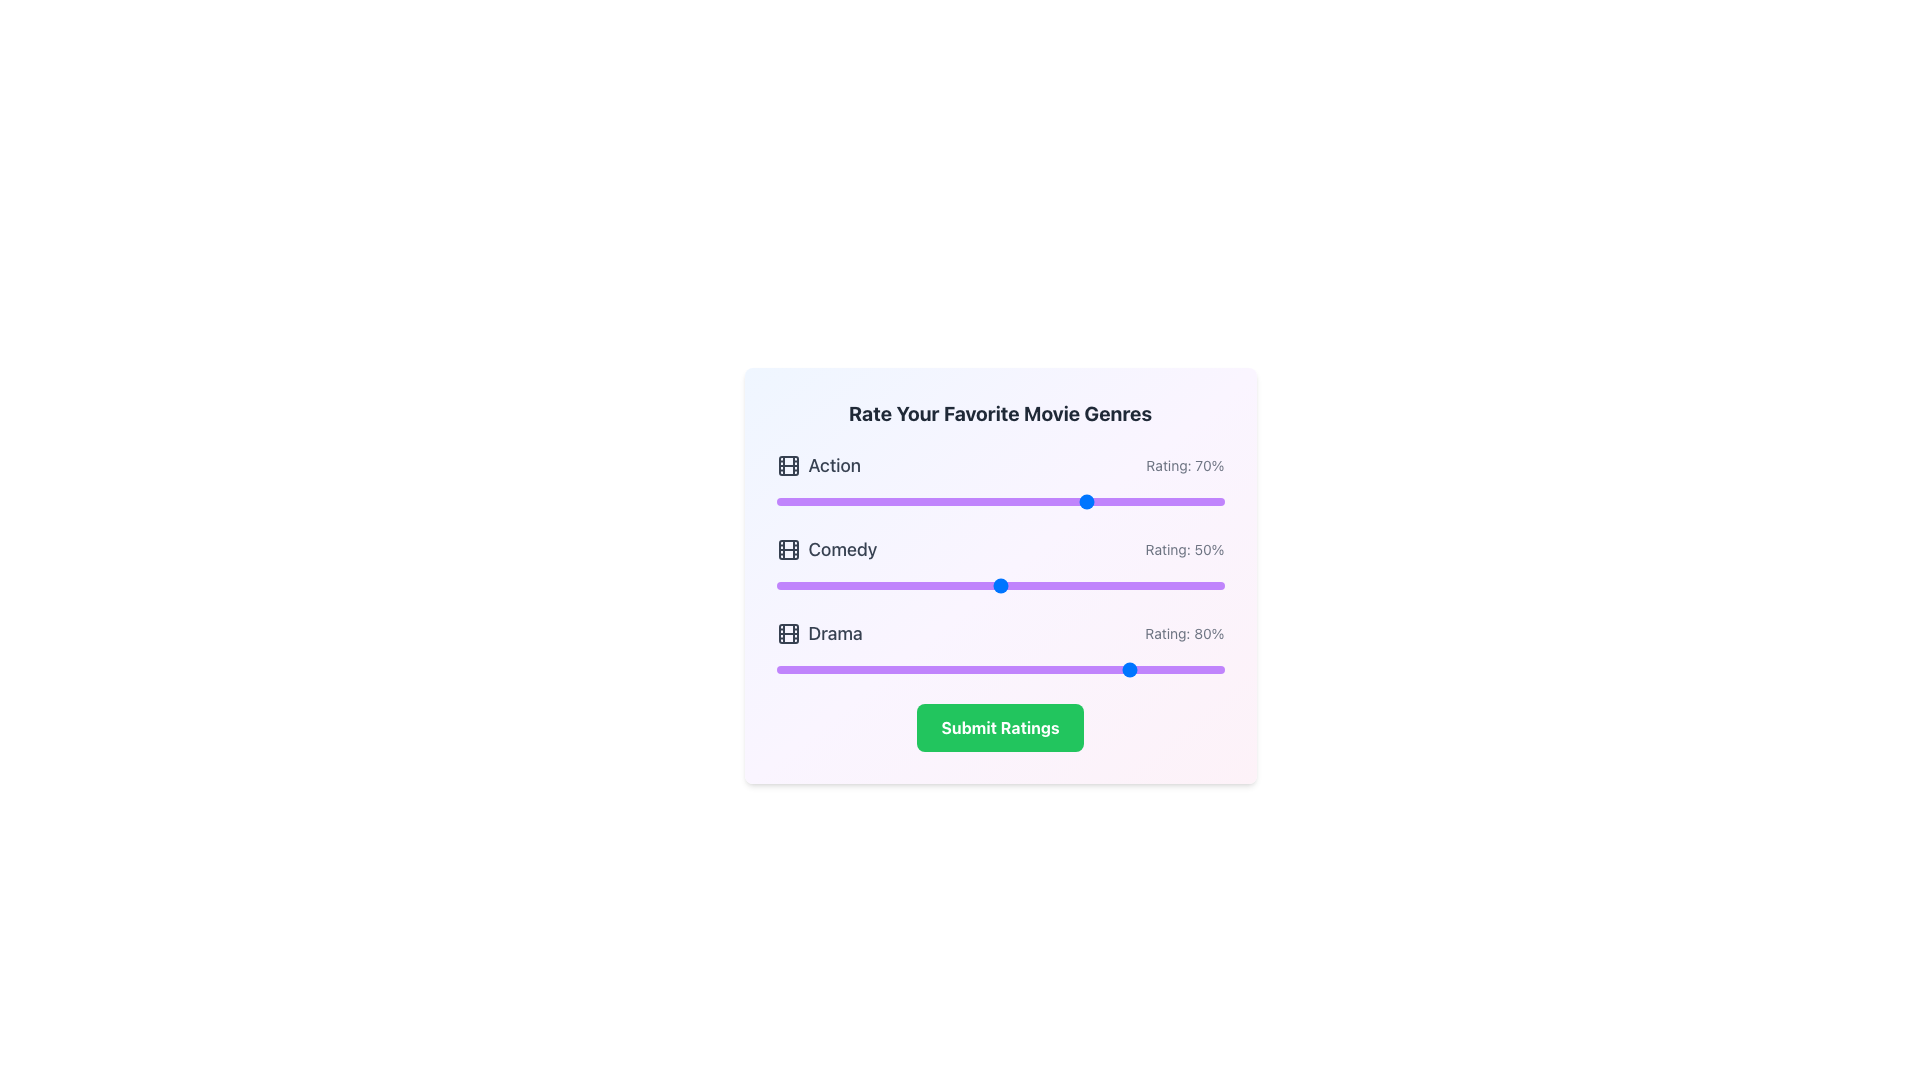  What do you see at coordinates (1013, 500) in the screenshot?
I see `the 'Action' movie genre rating` at bounding box center [1013, 500].